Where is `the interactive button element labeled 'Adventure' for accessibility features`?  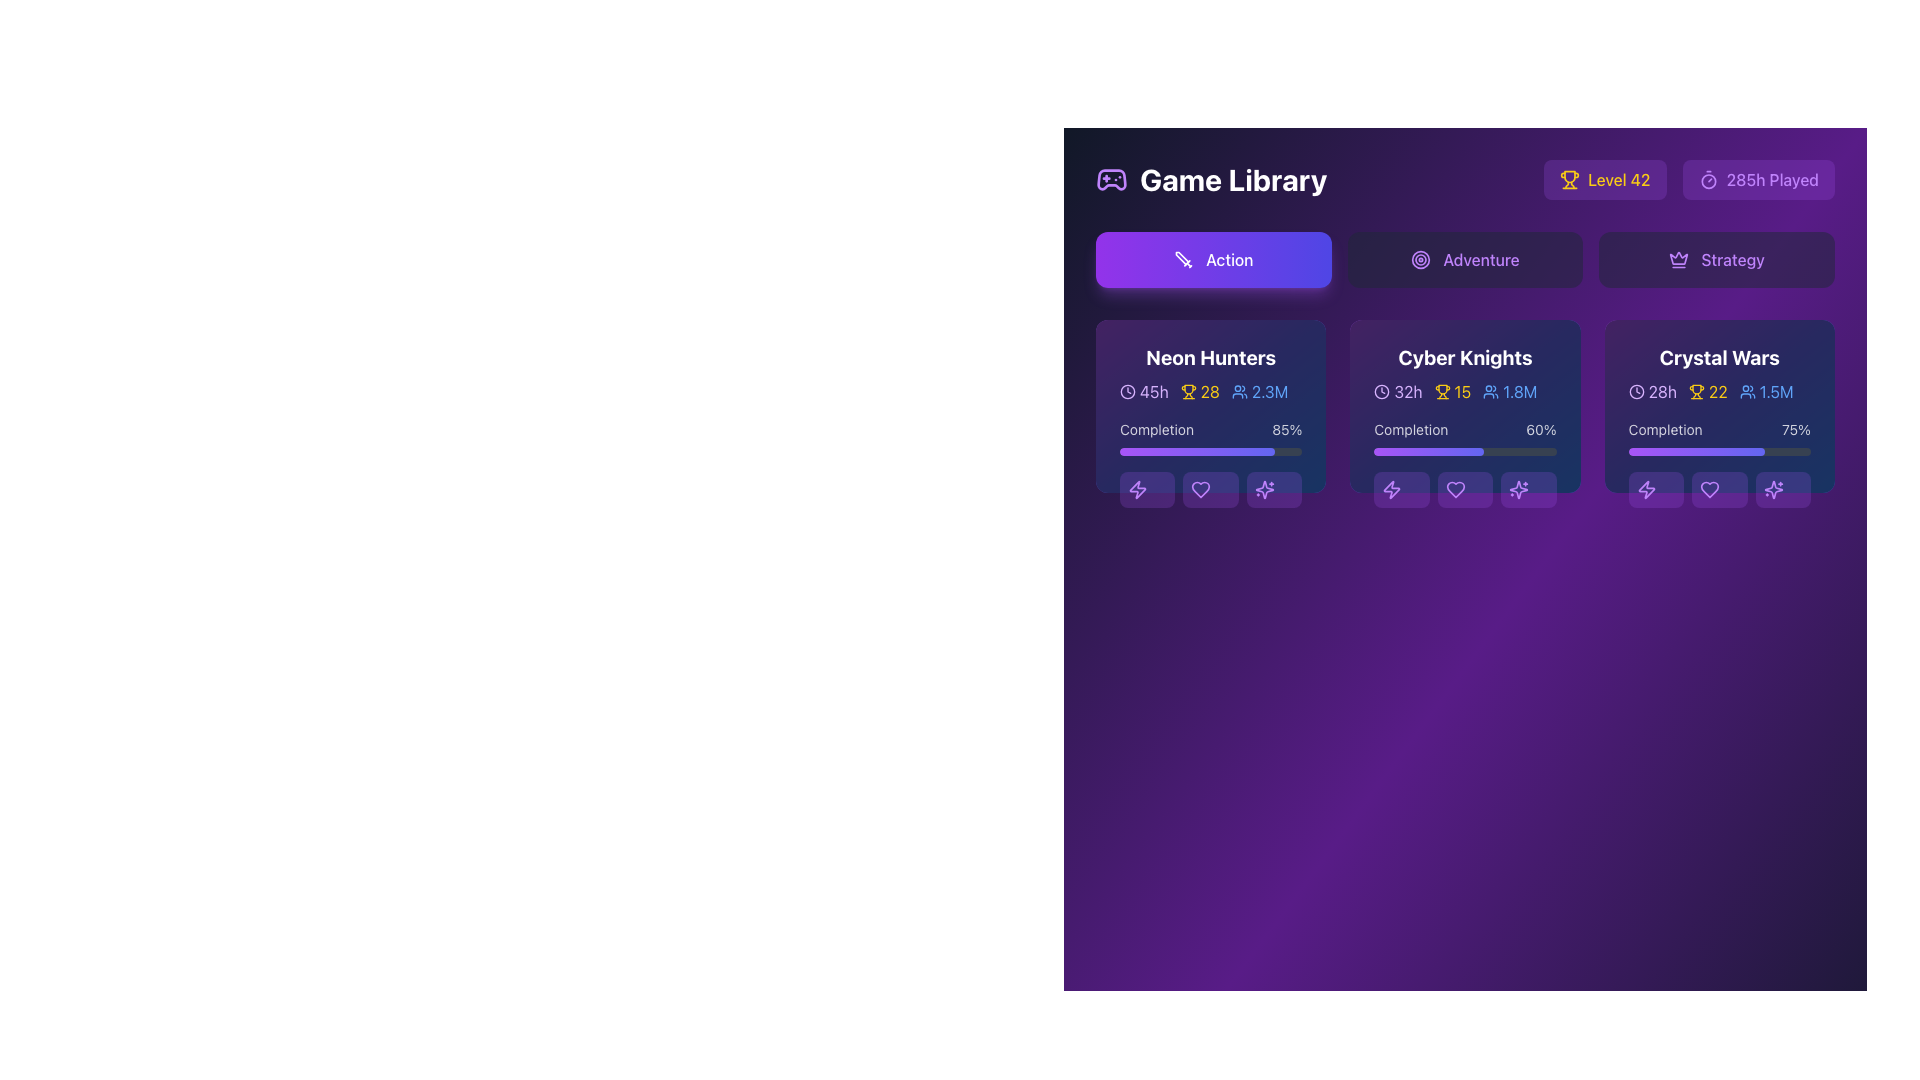 the interactive button element labeled 'Adventure' for accessibility features is located at coordinates (1481, 258).